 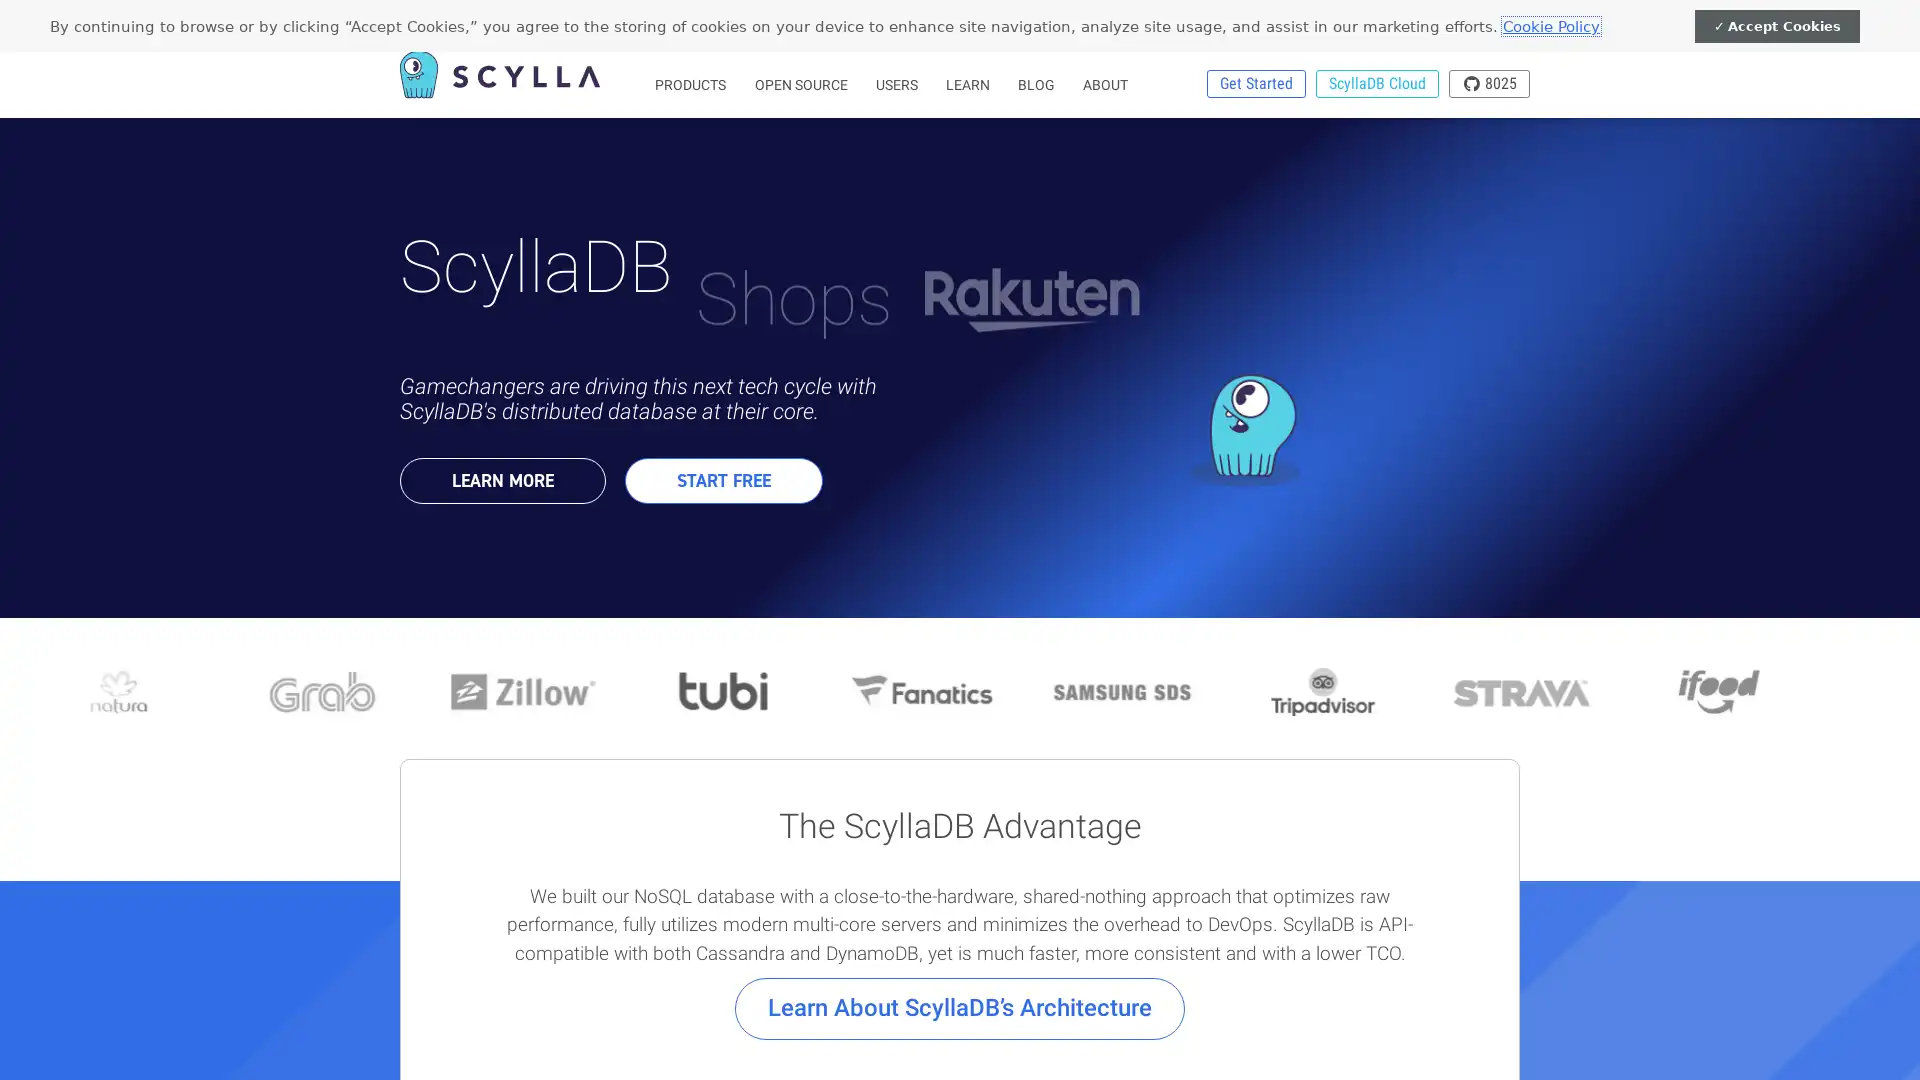 What do you see at coordinates (723, 480) in the screenshot?
I see `START FREE` at bounding box center [723, 480].